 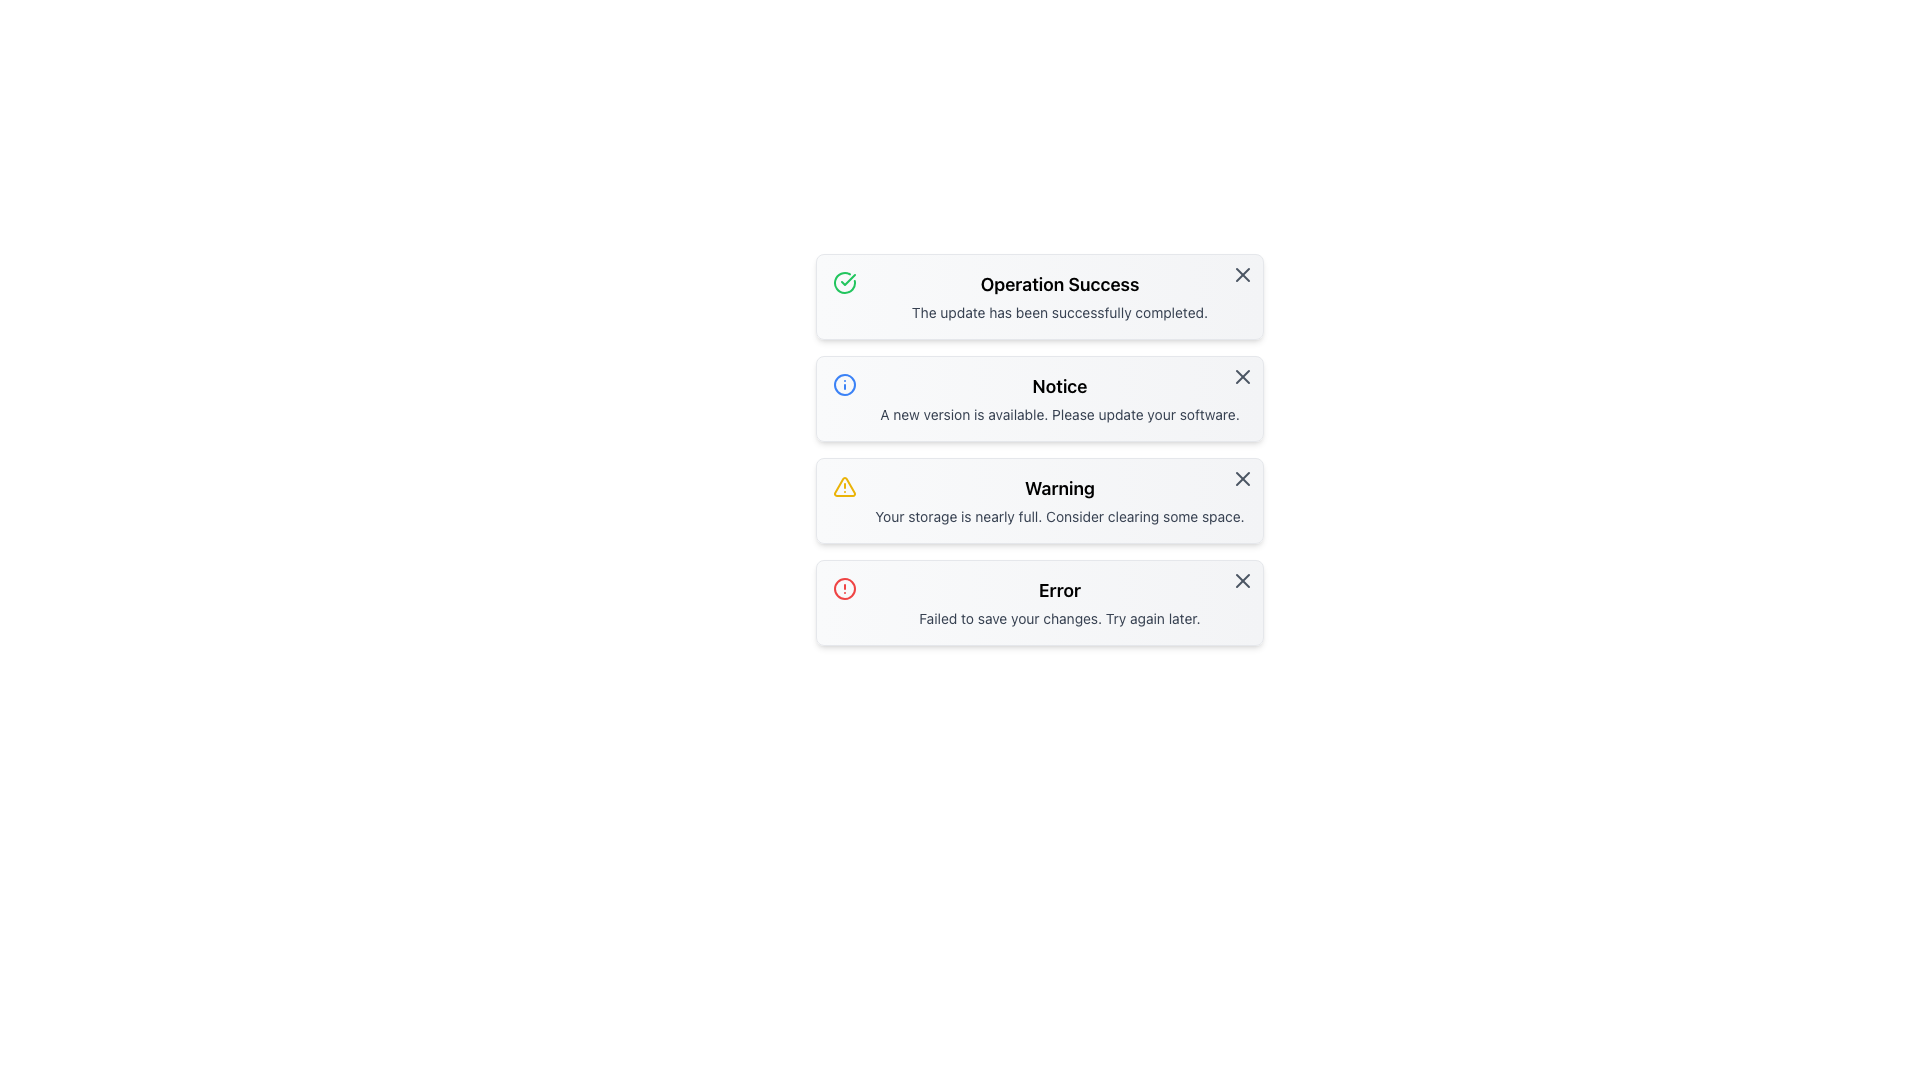 I want to click on text snippet that says 'Failed to save your changes. Try again later.' located below the bold 'Error' title in the notification box, so click(x=1059, y=617).